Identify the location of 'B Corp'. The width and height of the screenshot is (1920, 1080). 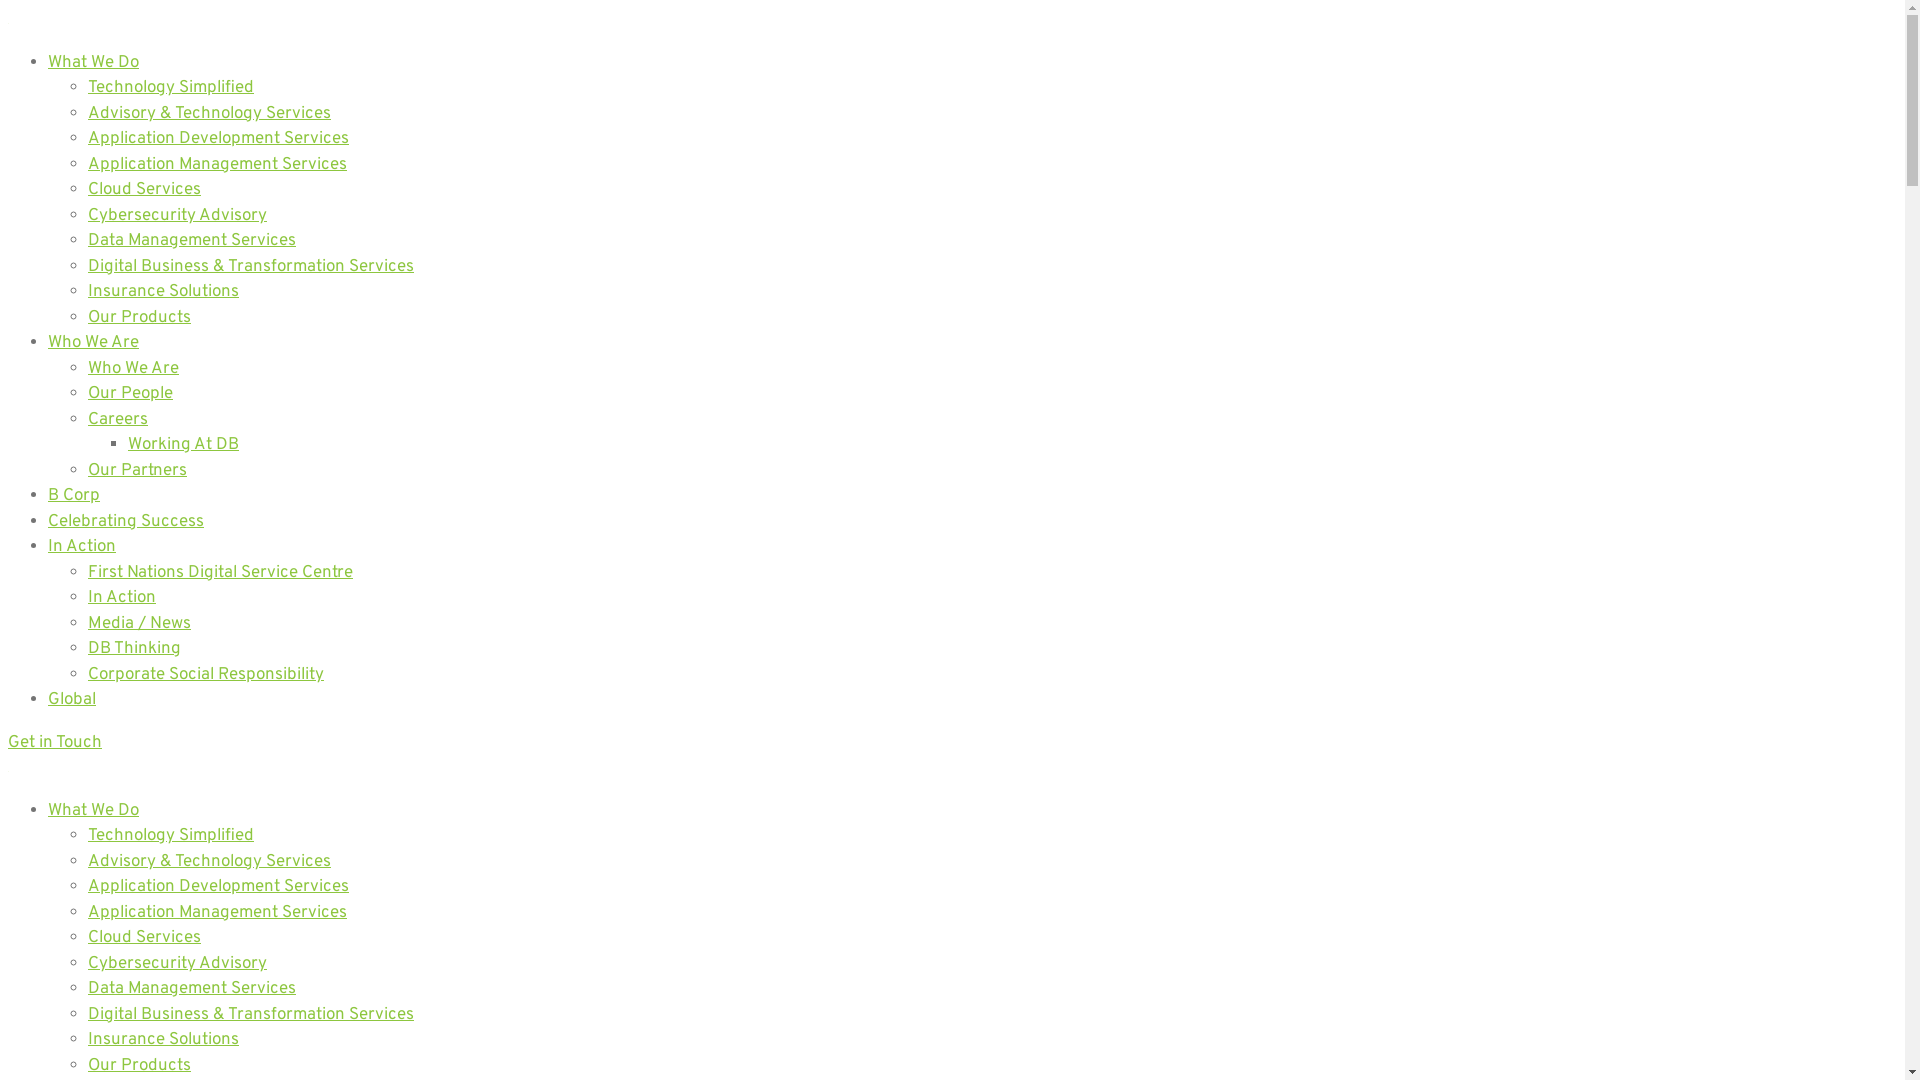
(48, 495).